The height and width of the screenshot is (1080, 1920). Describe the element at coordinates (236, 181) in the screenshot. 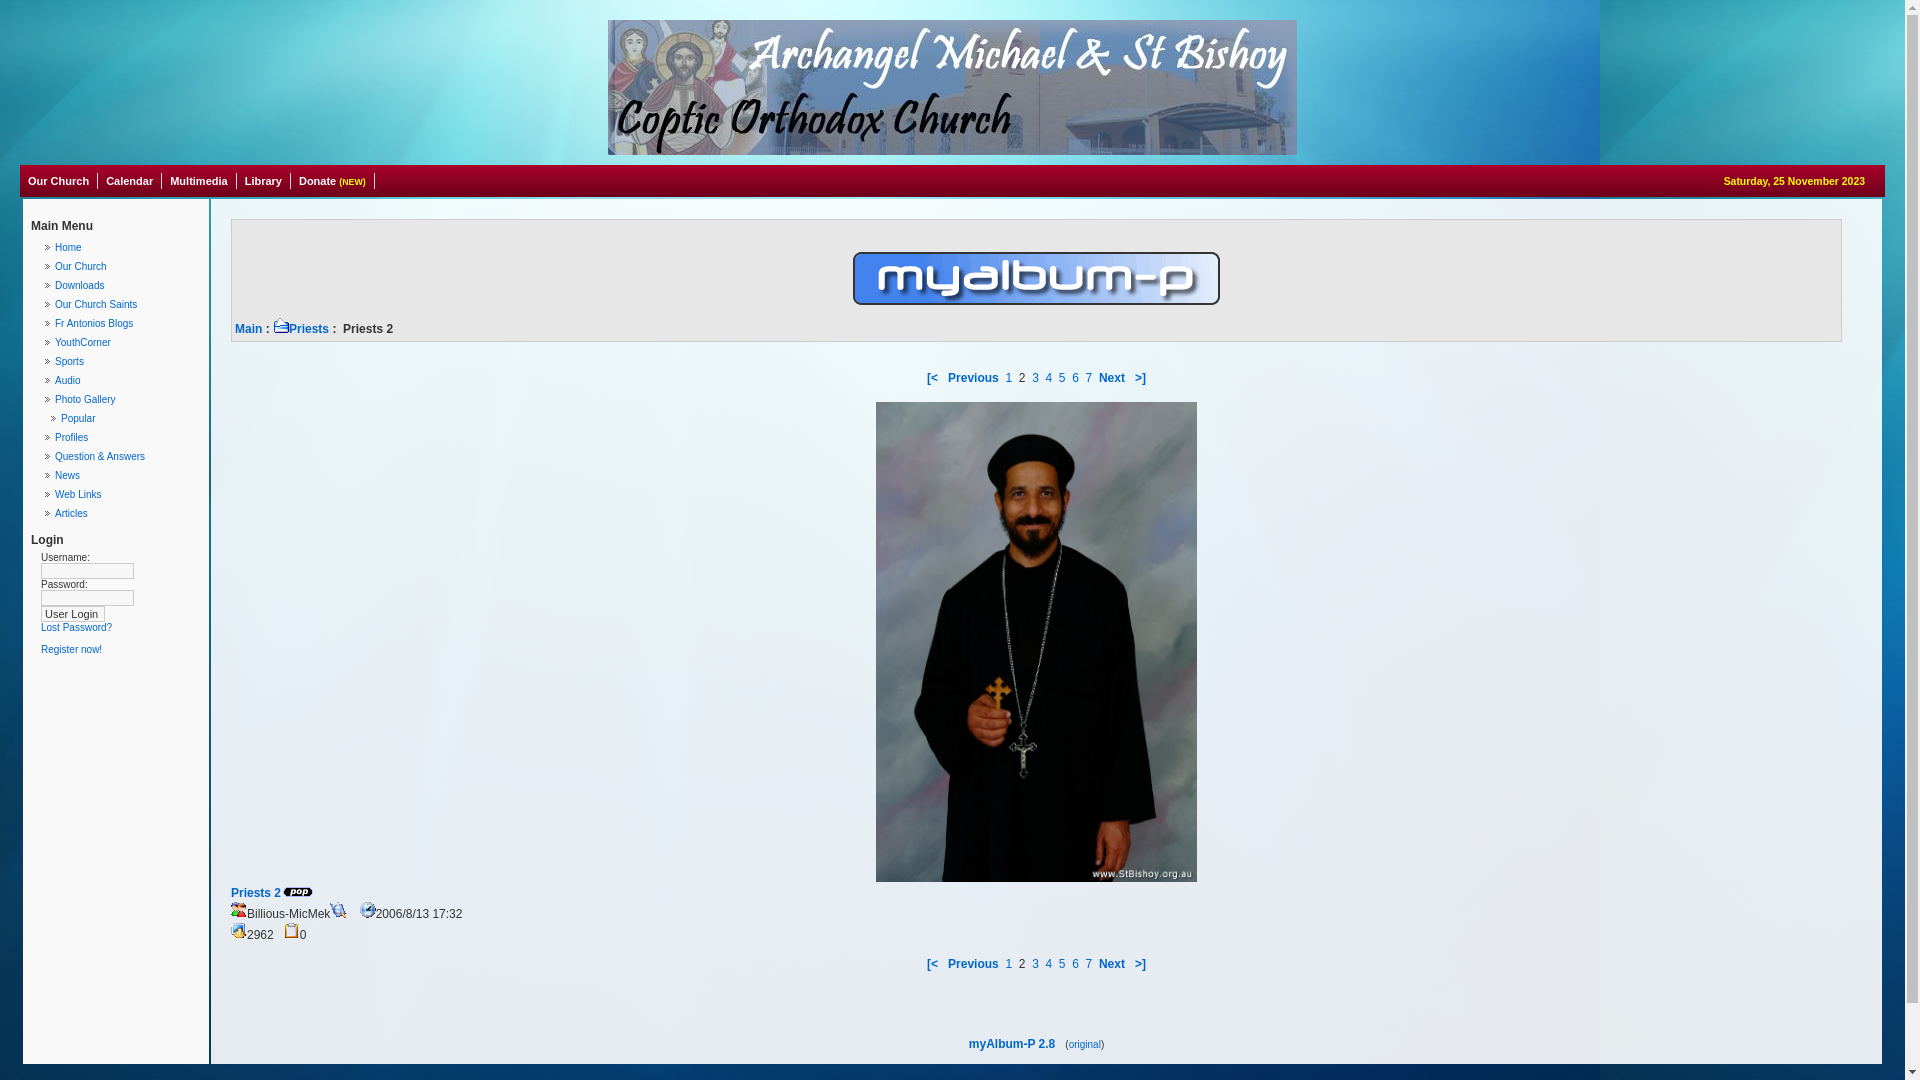

I see `'Library'` at that location.